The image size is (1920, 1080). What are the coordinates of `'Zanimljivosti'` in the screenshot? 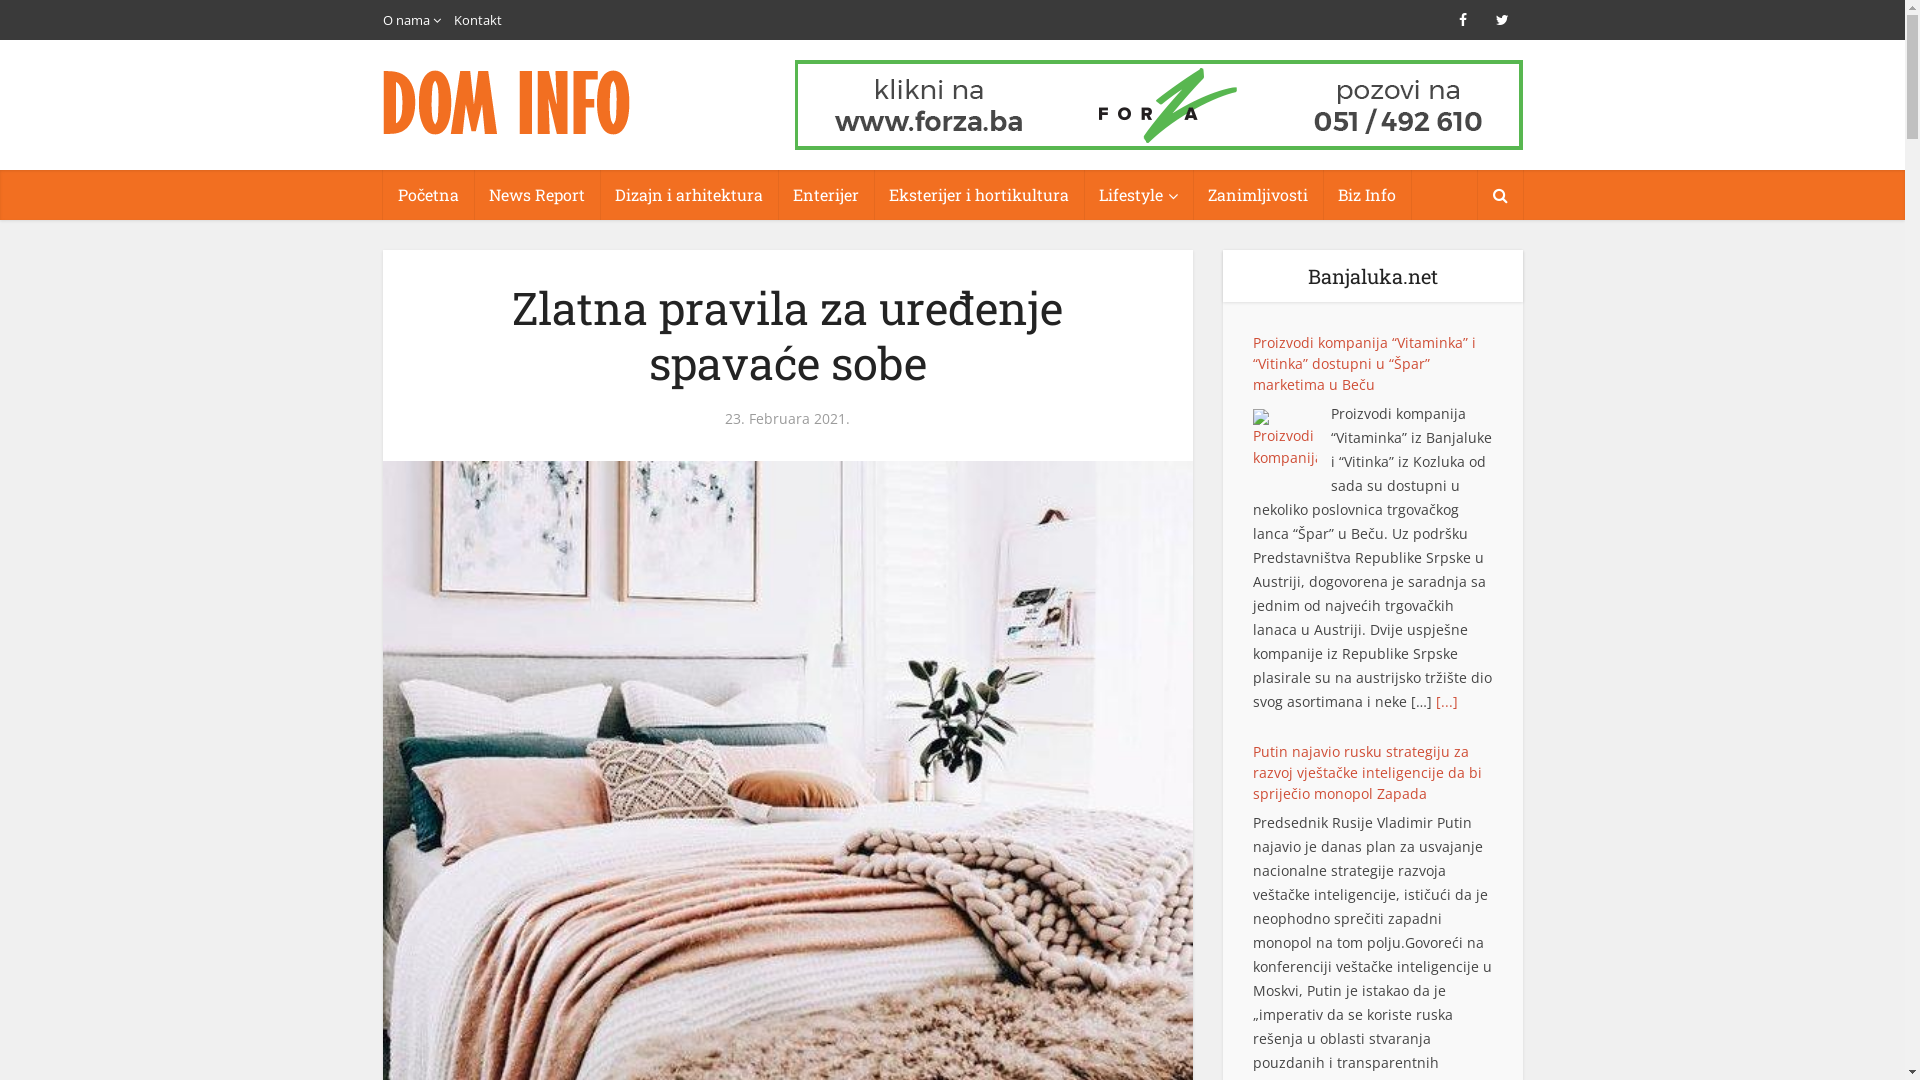 It's located at (1256, 195).